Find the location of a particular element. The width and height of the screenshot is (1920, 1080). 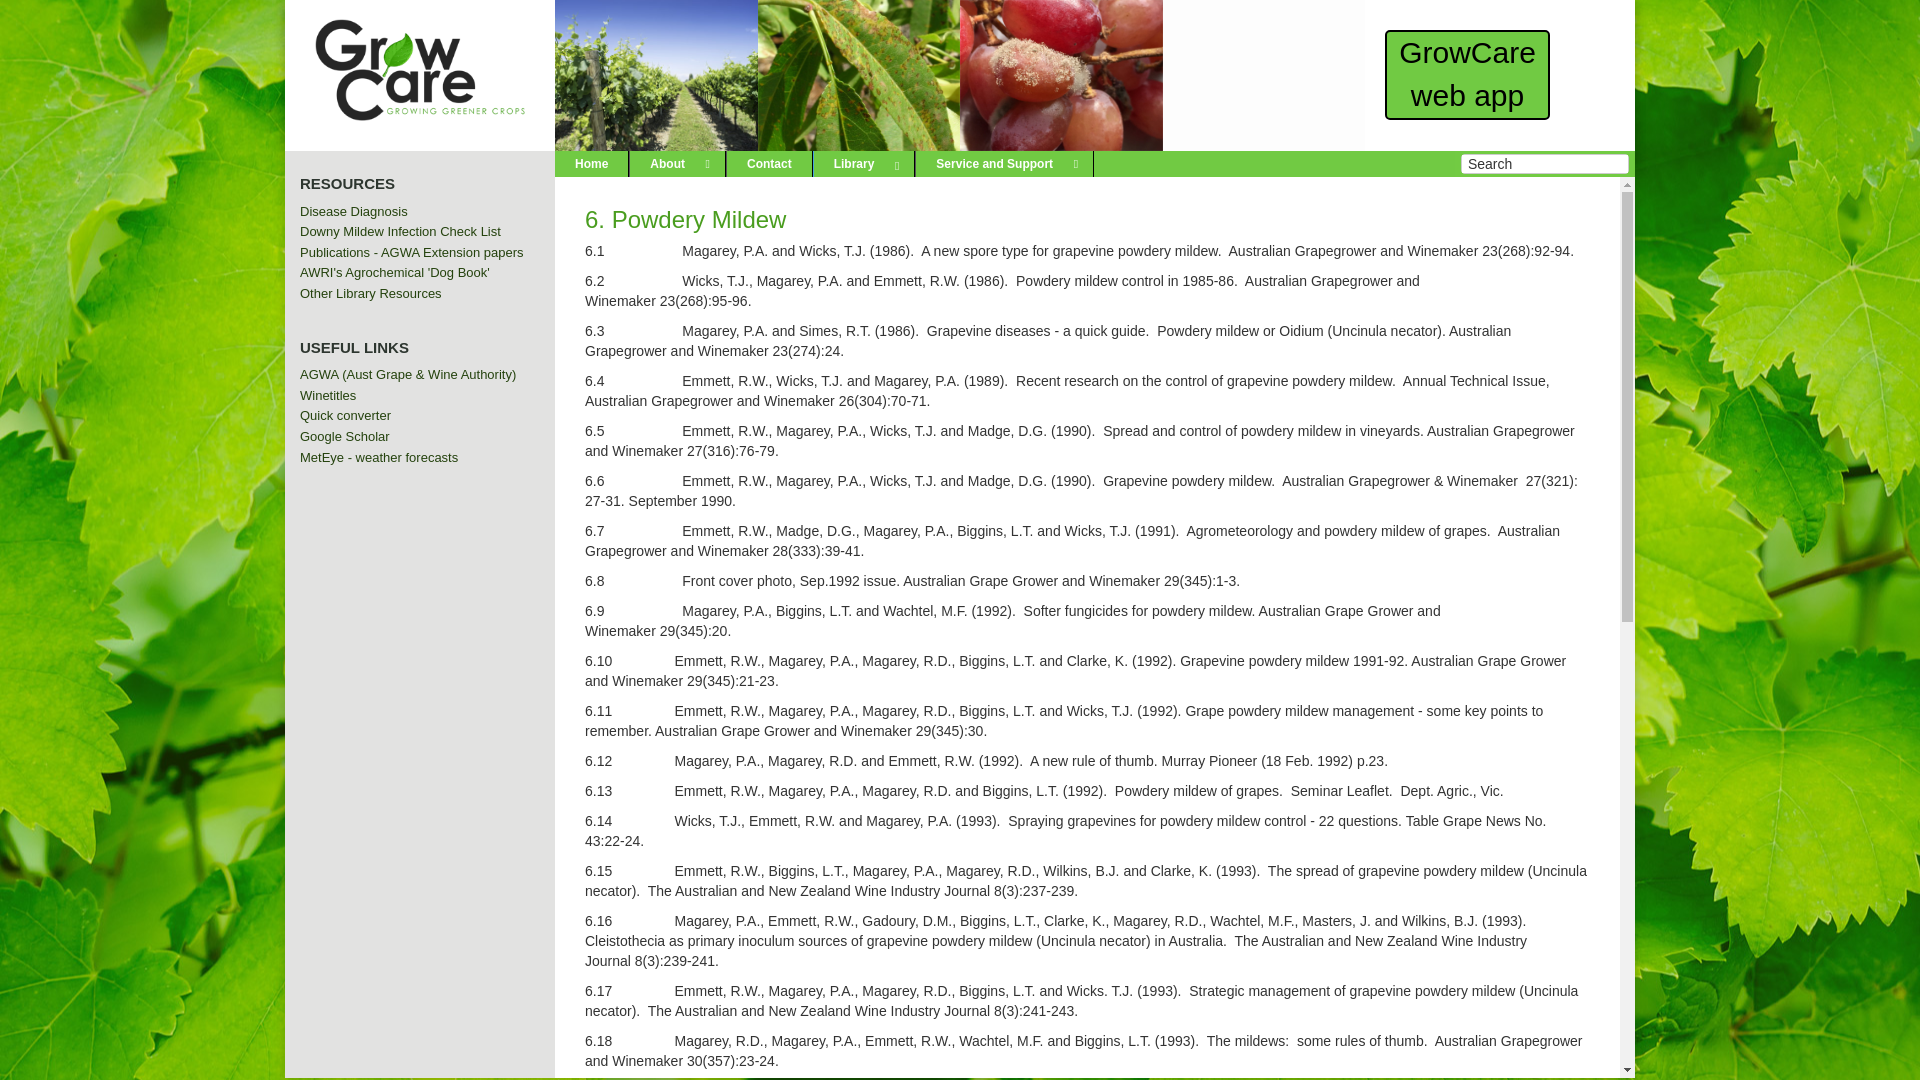

'Publications - AGWA Extension papers' is located at coordinates (411, 251).